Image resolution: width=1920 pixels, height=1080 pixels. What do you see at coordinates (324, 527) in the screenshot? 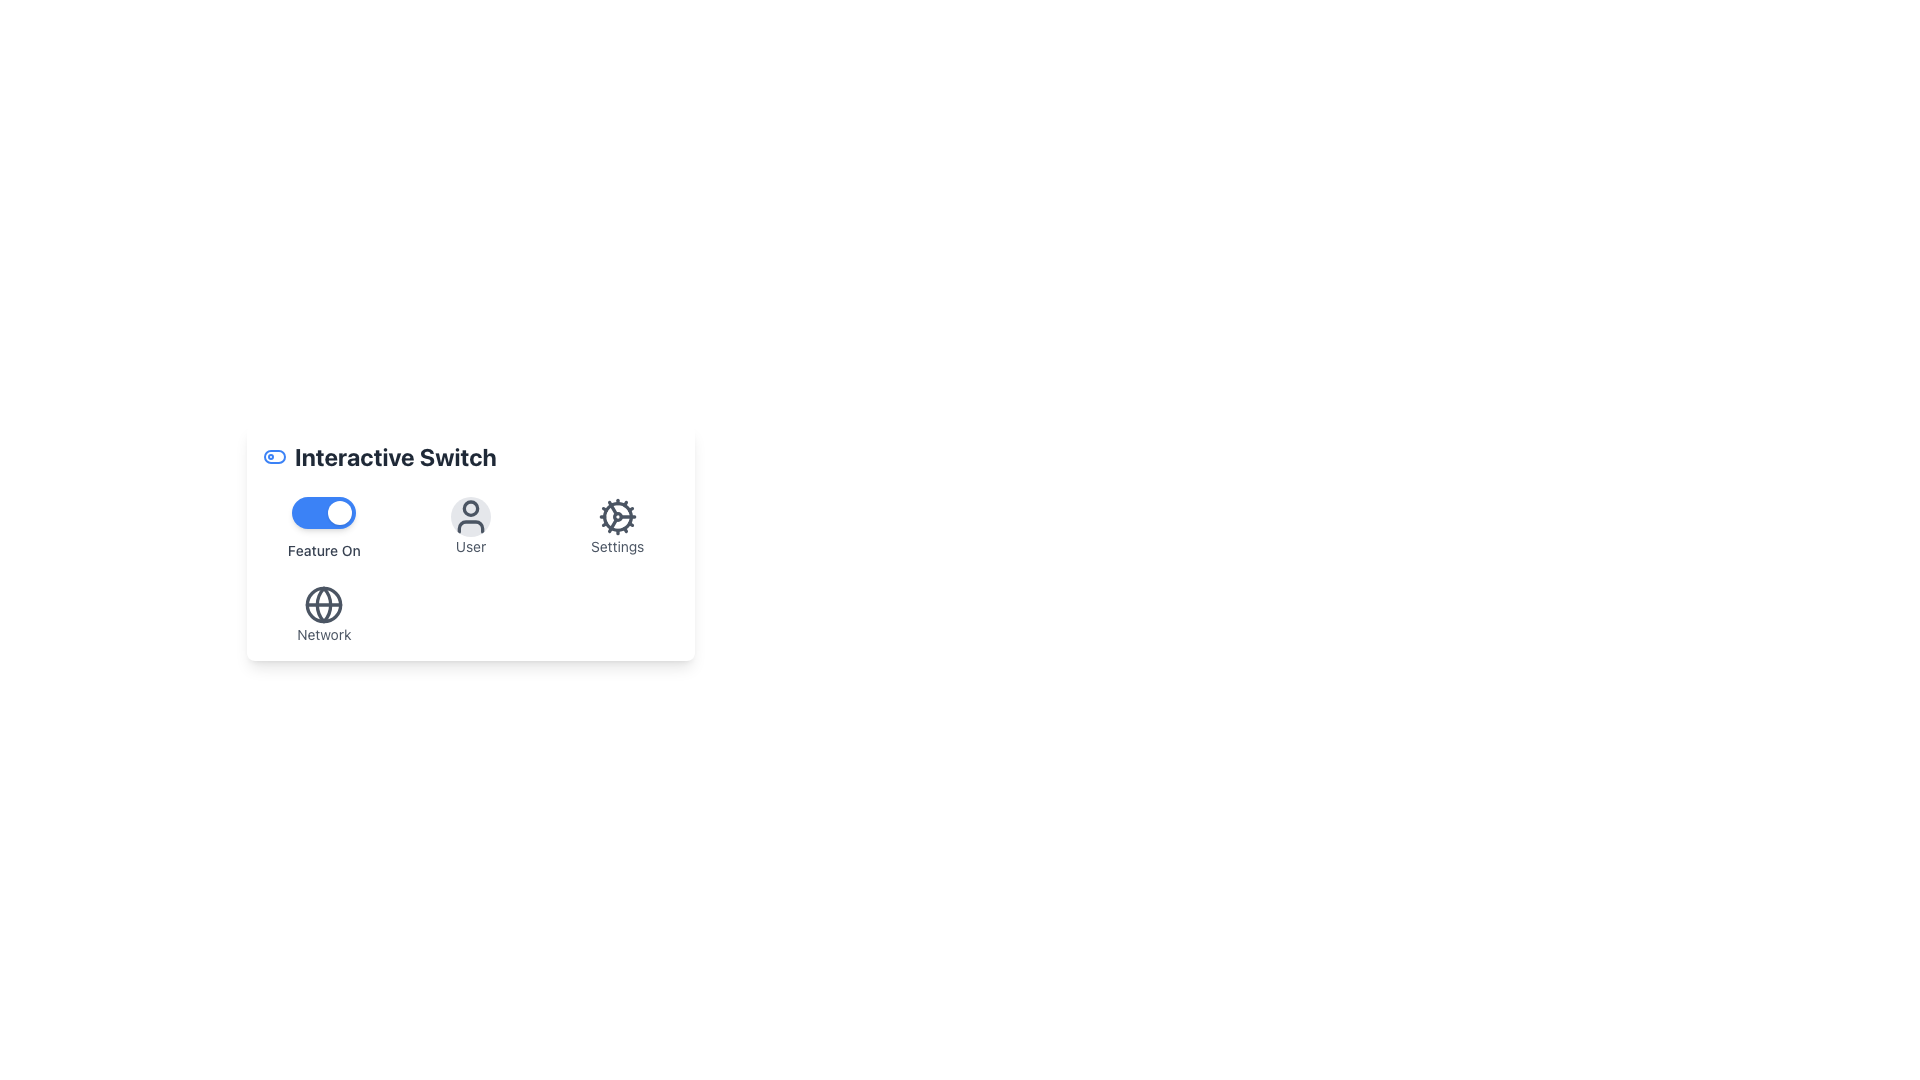
I see `the toggle switch located at the top-left of the grid layout to switch its state between 'On' and 'Off'` at bounding box center [324, 527].